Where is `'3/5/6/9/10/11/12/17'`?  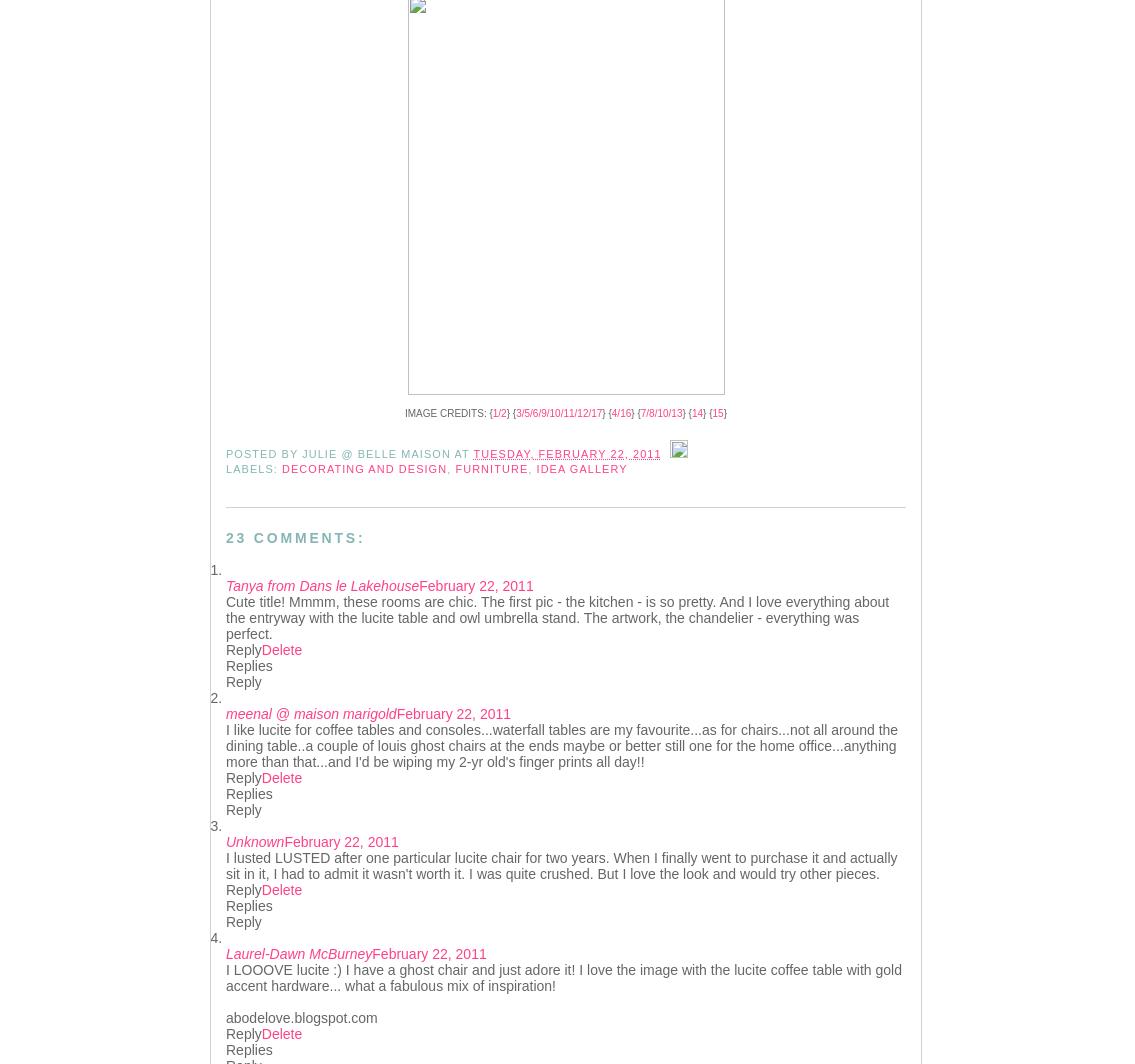
'3/5/6/9/10/11/12/17' is located at coordinates (558, 412).